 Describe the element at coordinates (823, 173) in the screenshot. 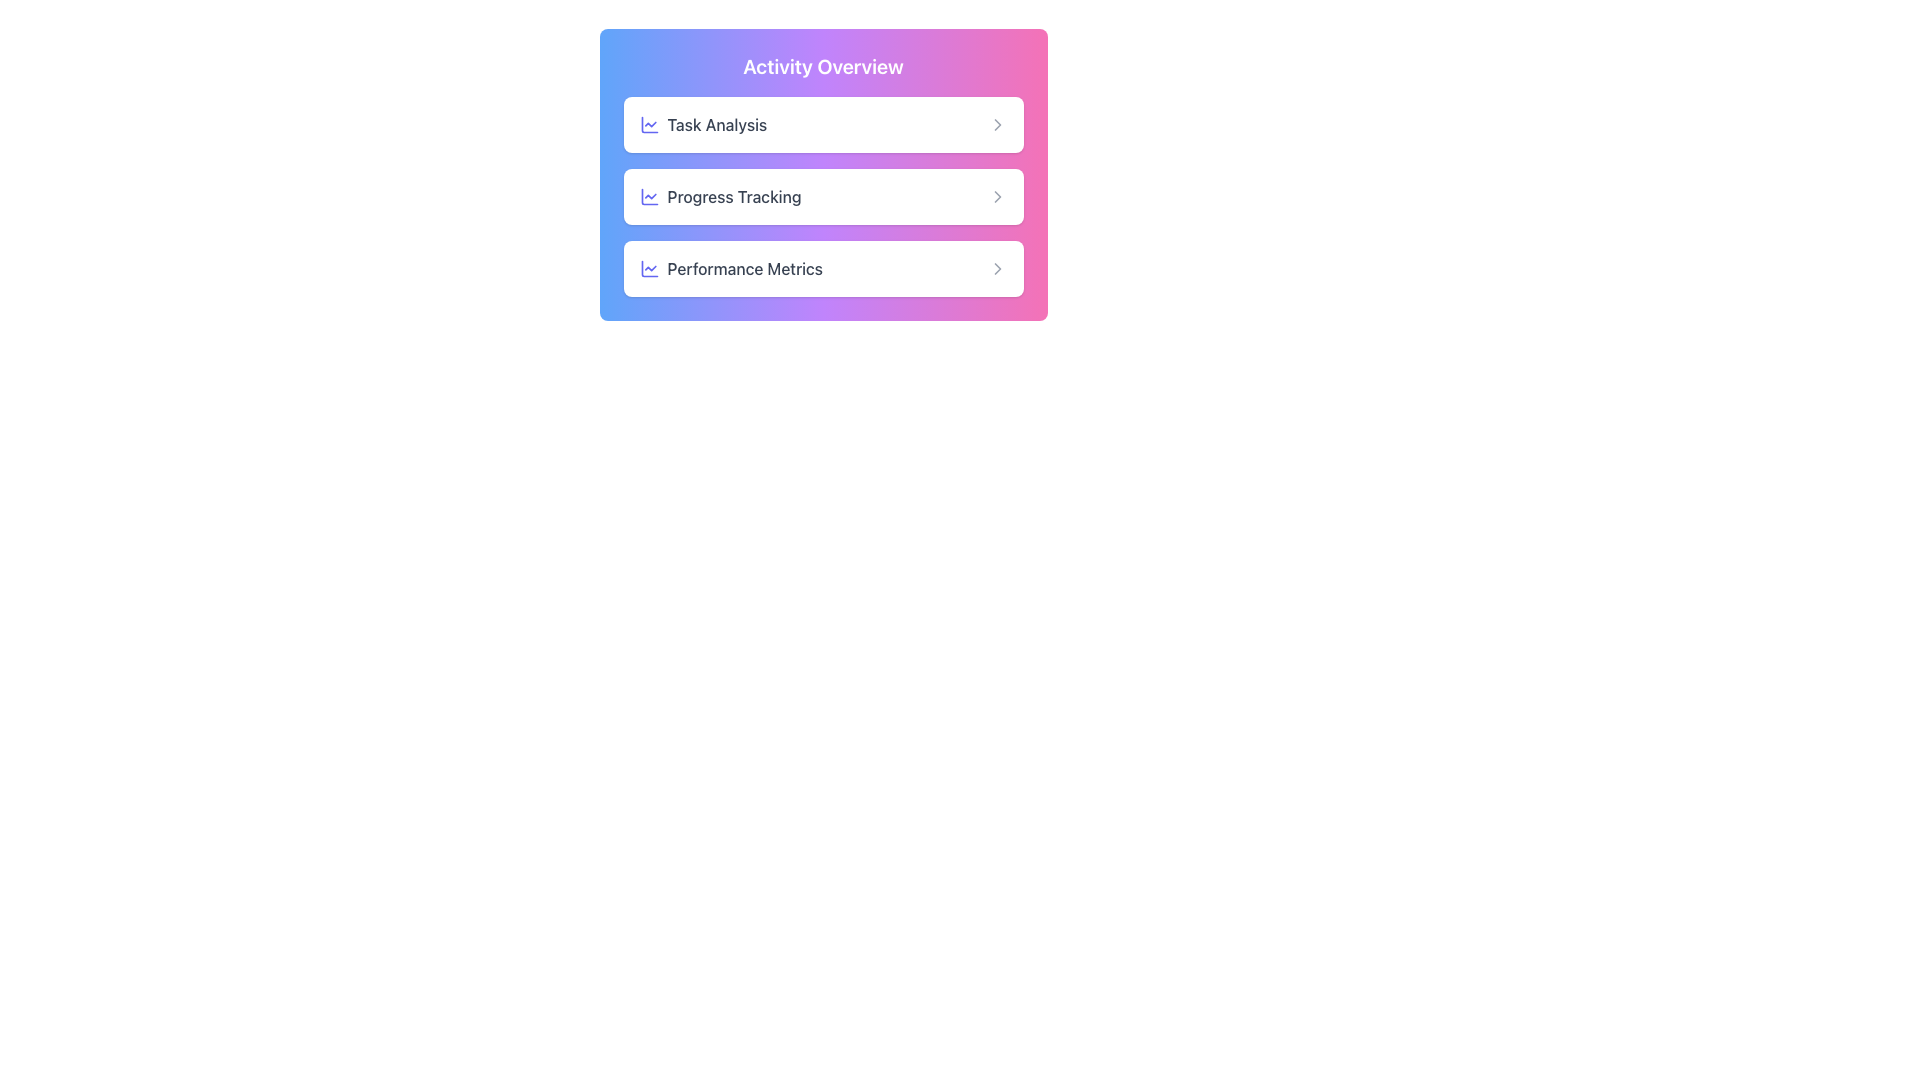

I see `the second option box labeled 'Progress Tracking' within the 'Activity Overview' card` at that location.